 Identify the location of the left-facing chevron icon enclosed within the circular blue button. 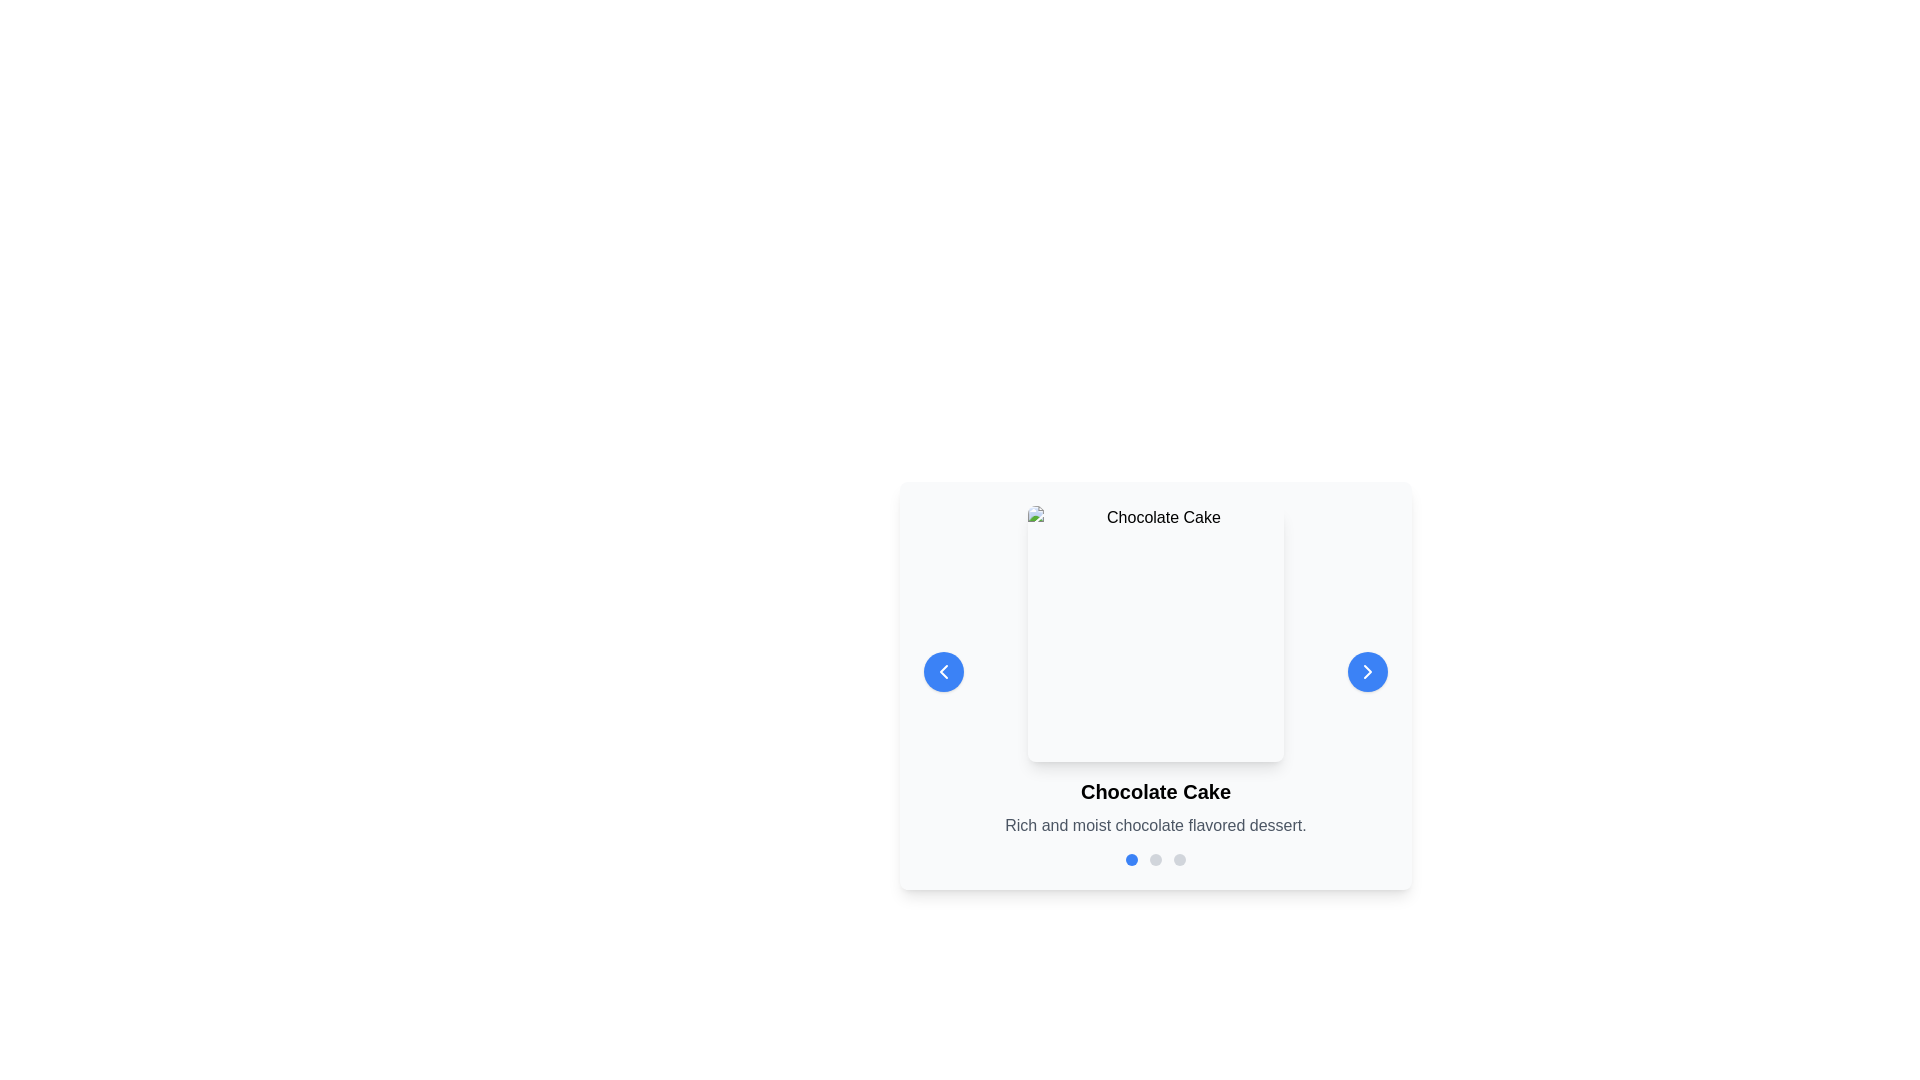
(943, 671).